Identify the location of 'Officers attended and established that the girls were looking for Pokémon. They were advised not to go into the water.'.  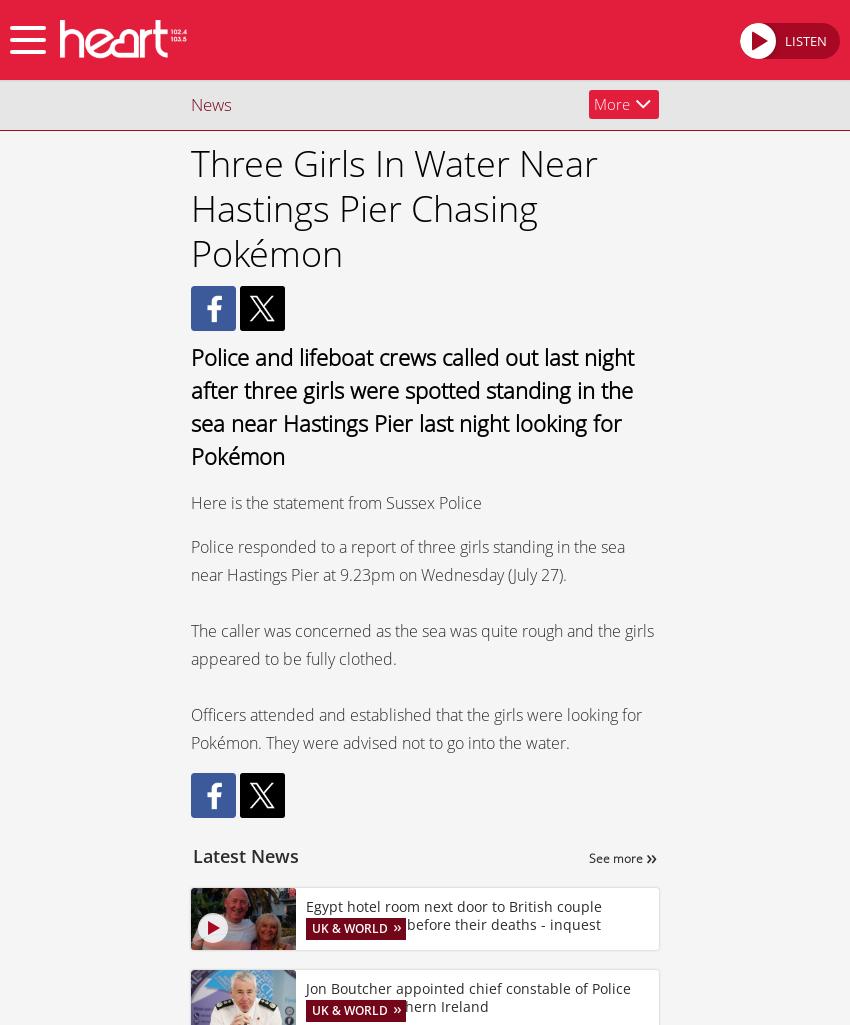
(416, 727).